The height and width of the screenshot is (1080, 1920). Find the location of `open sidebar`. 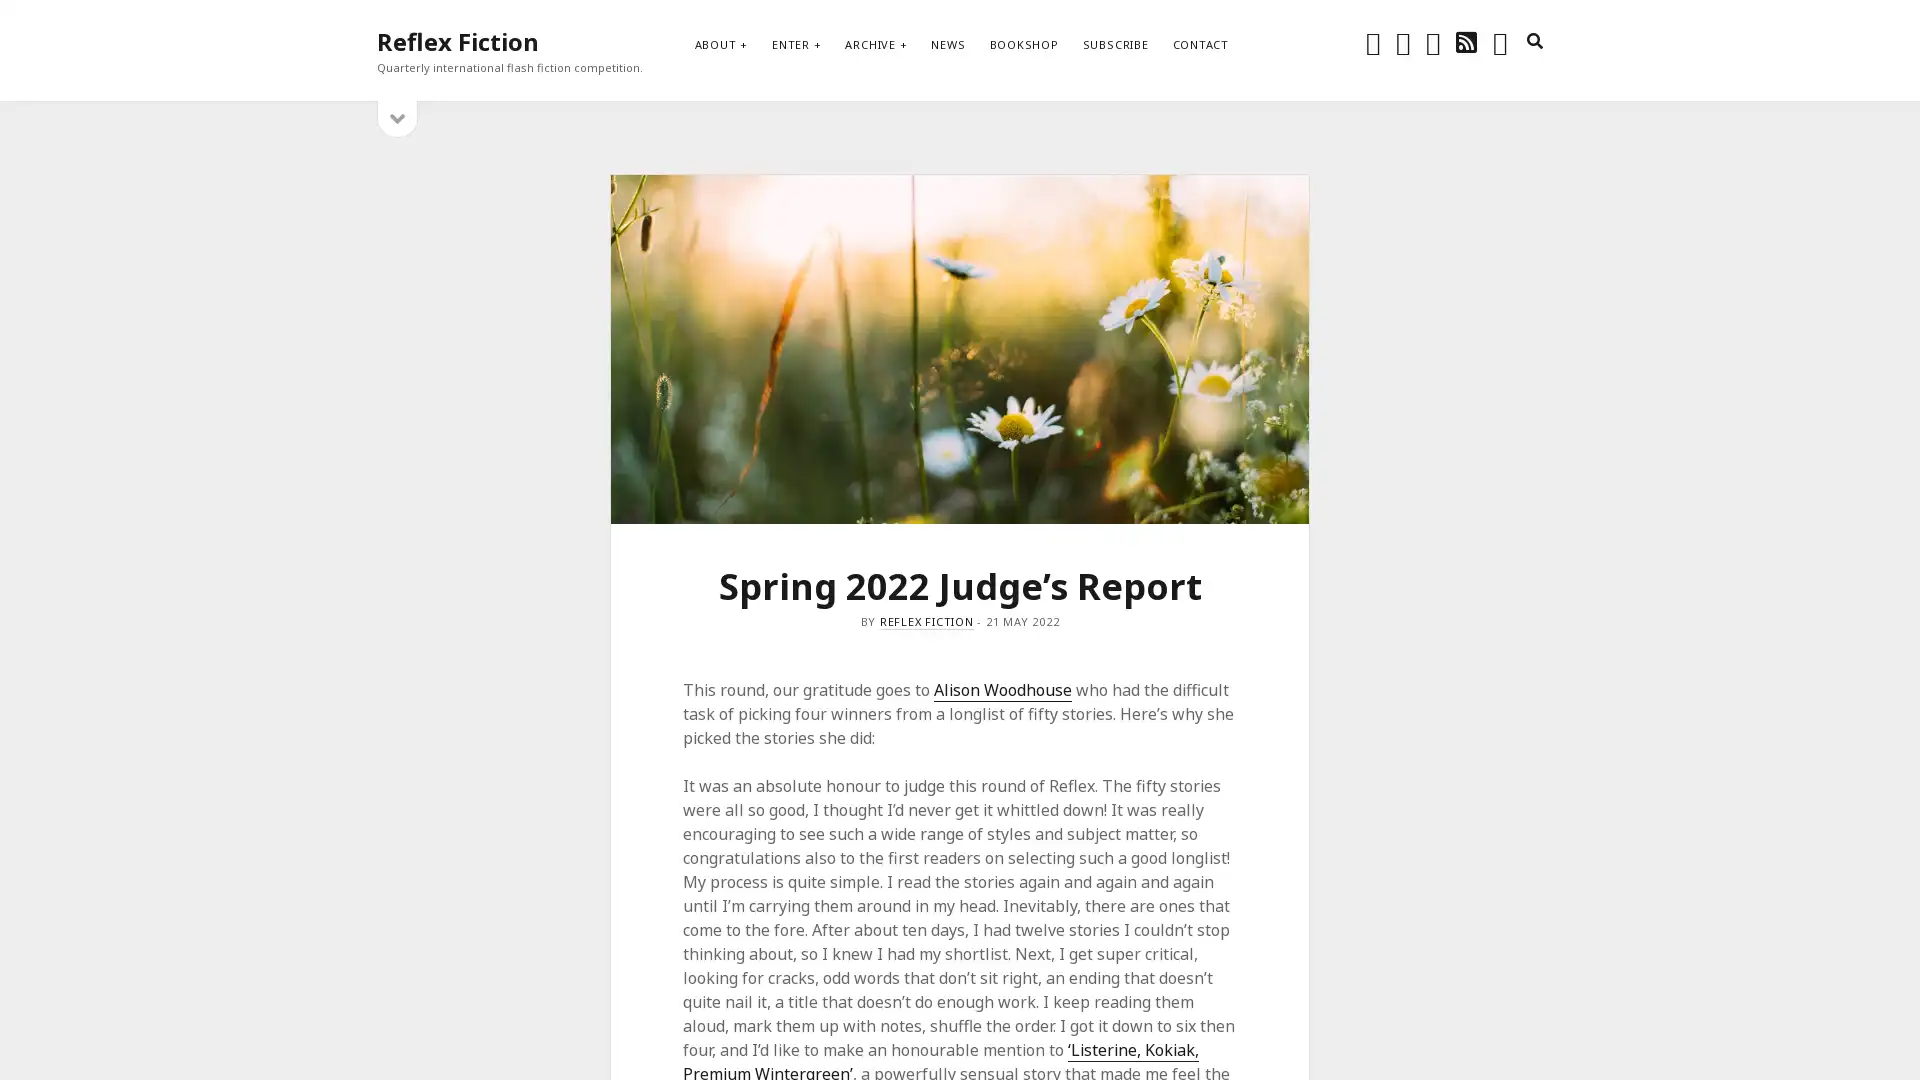

open sidebar is located at coordinates (396, 119).